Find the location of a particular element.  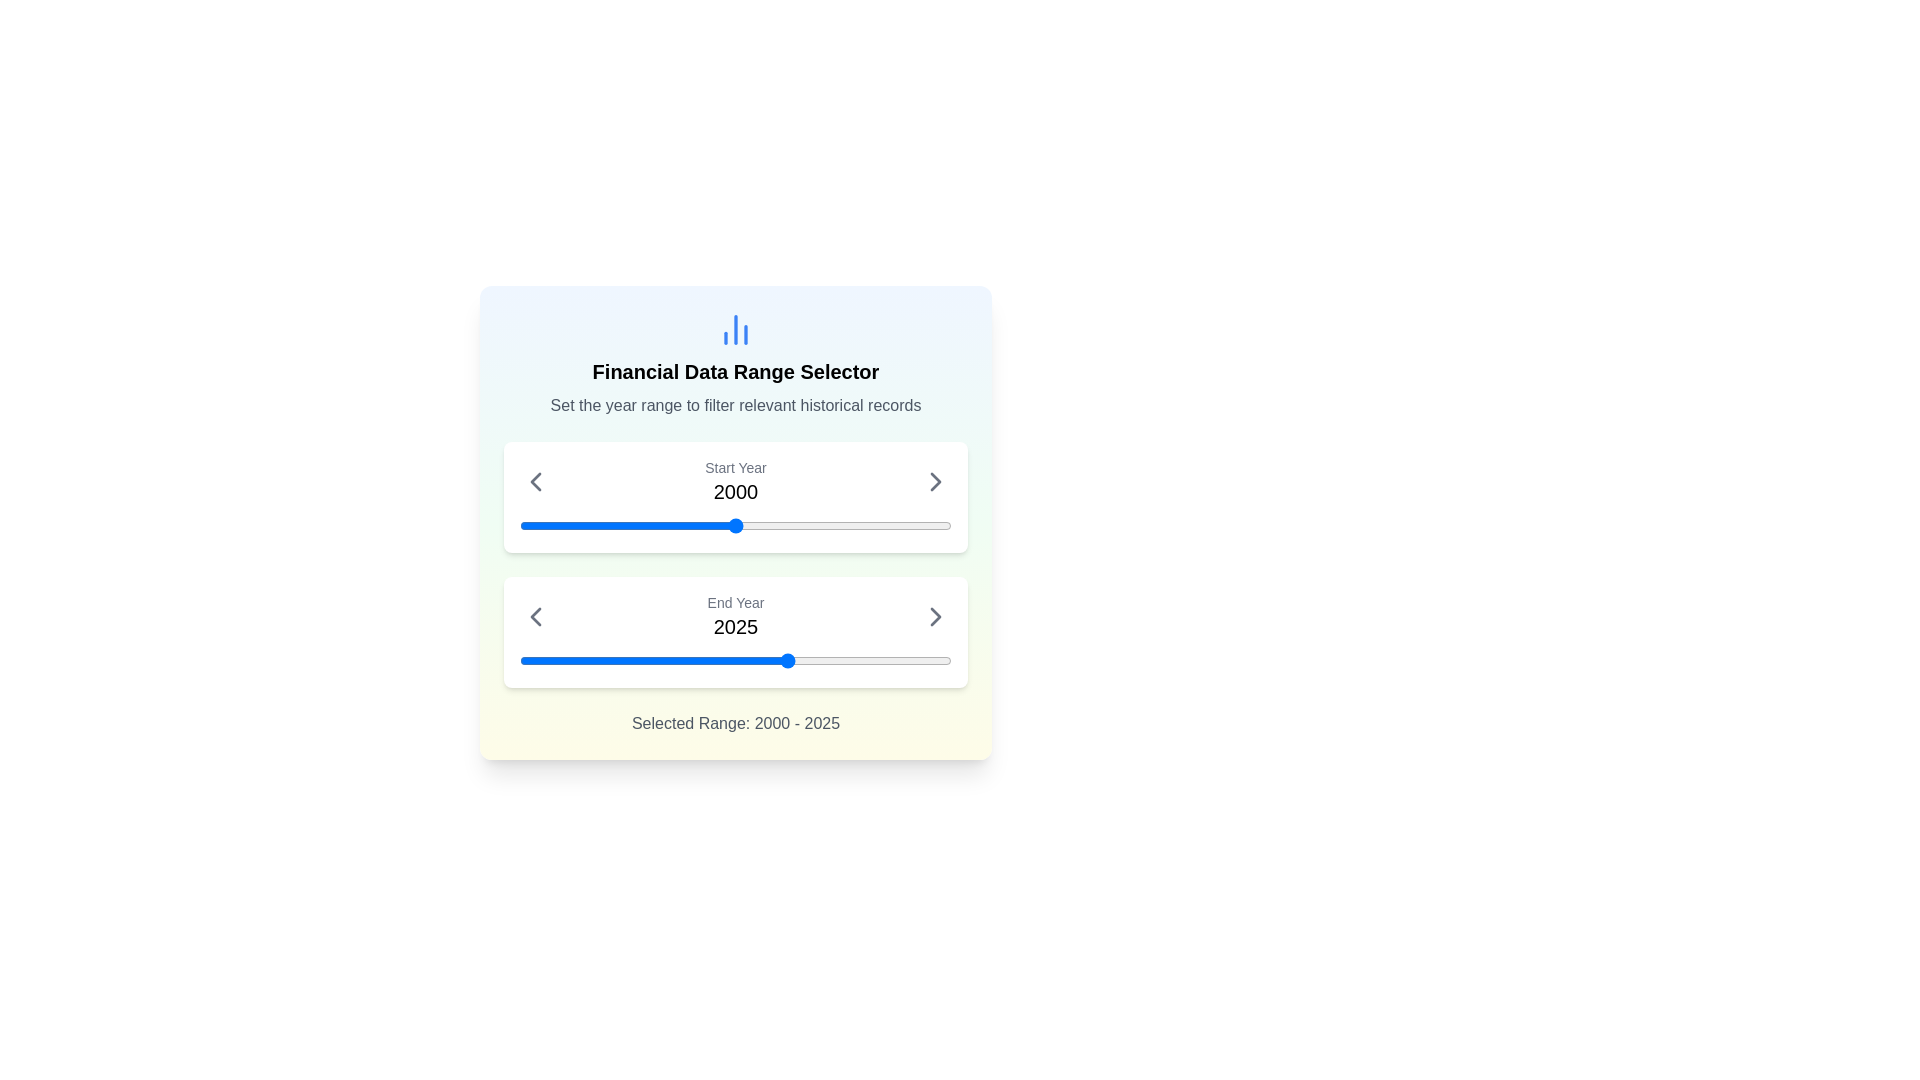

the start year is located at coordinates (671, 524).